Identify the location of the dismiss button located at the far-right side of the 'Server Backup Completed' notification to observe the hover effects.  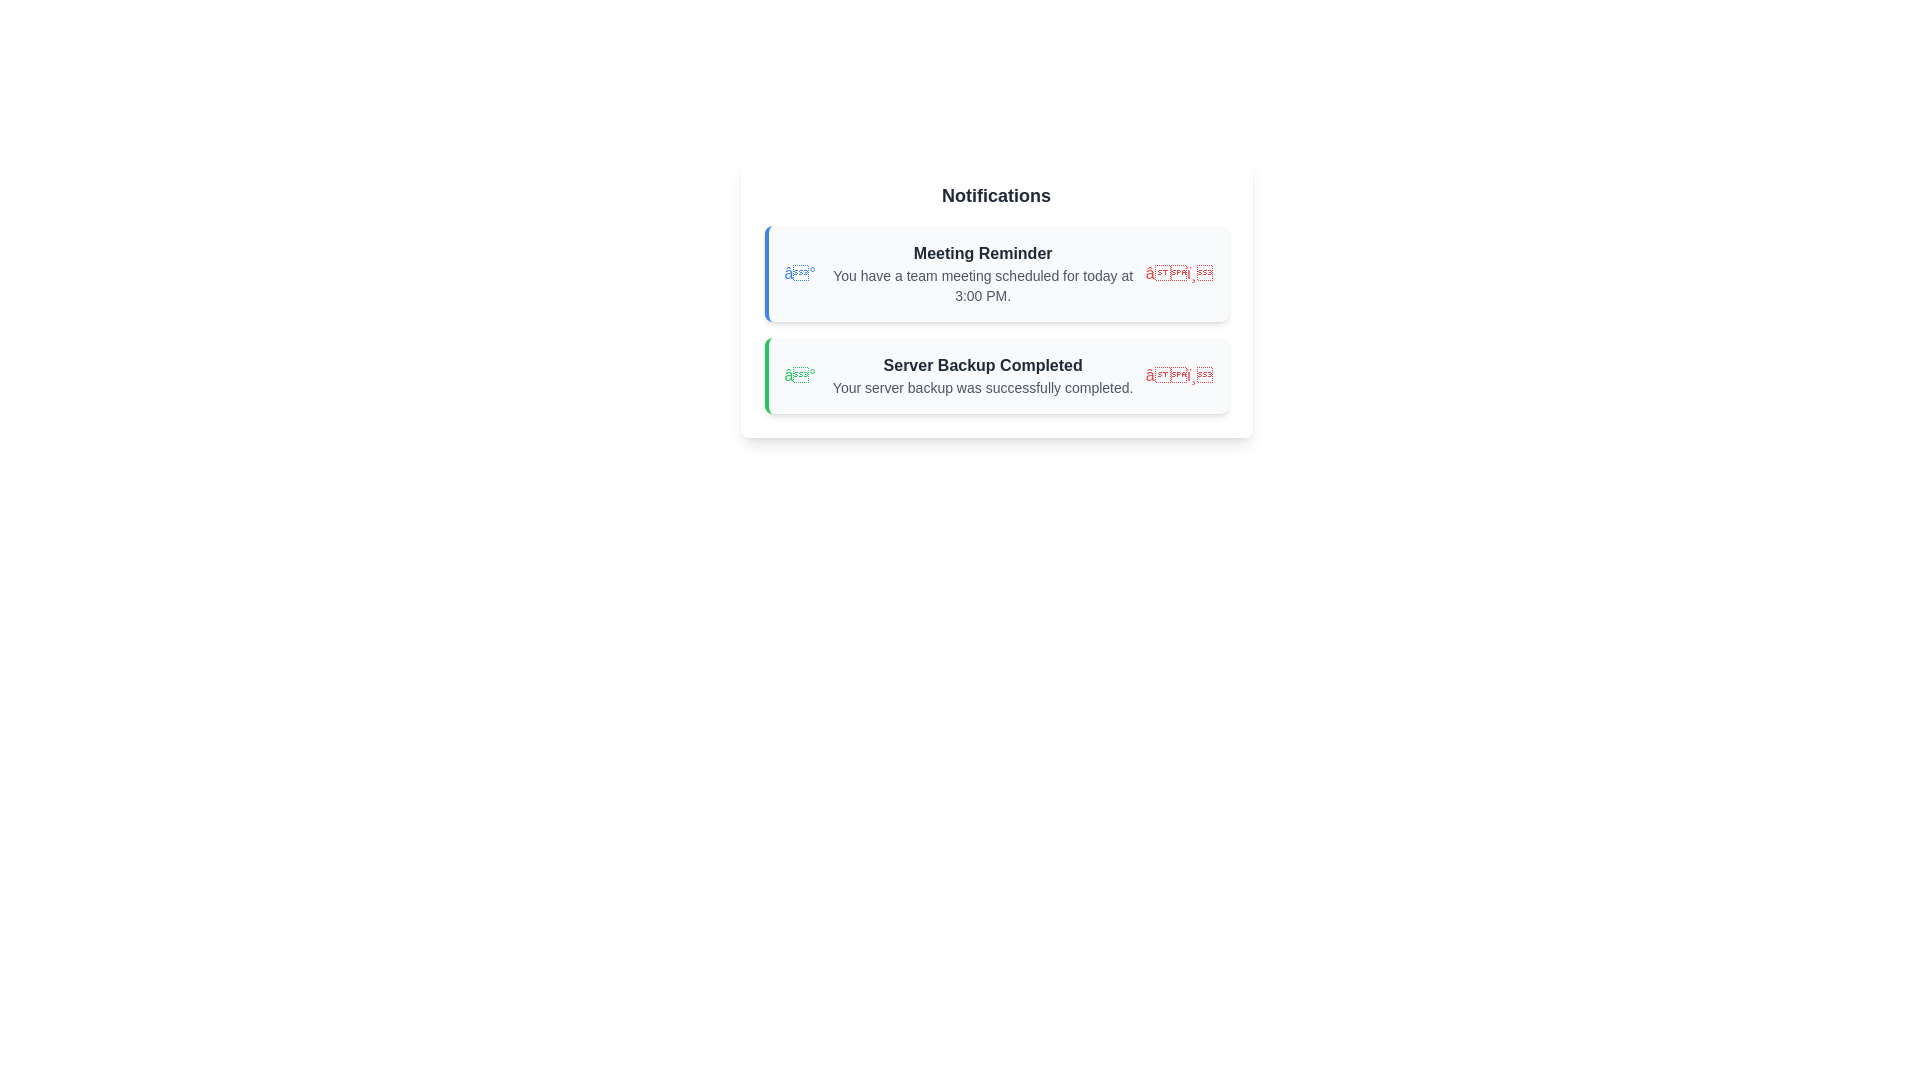
(1179, 375).